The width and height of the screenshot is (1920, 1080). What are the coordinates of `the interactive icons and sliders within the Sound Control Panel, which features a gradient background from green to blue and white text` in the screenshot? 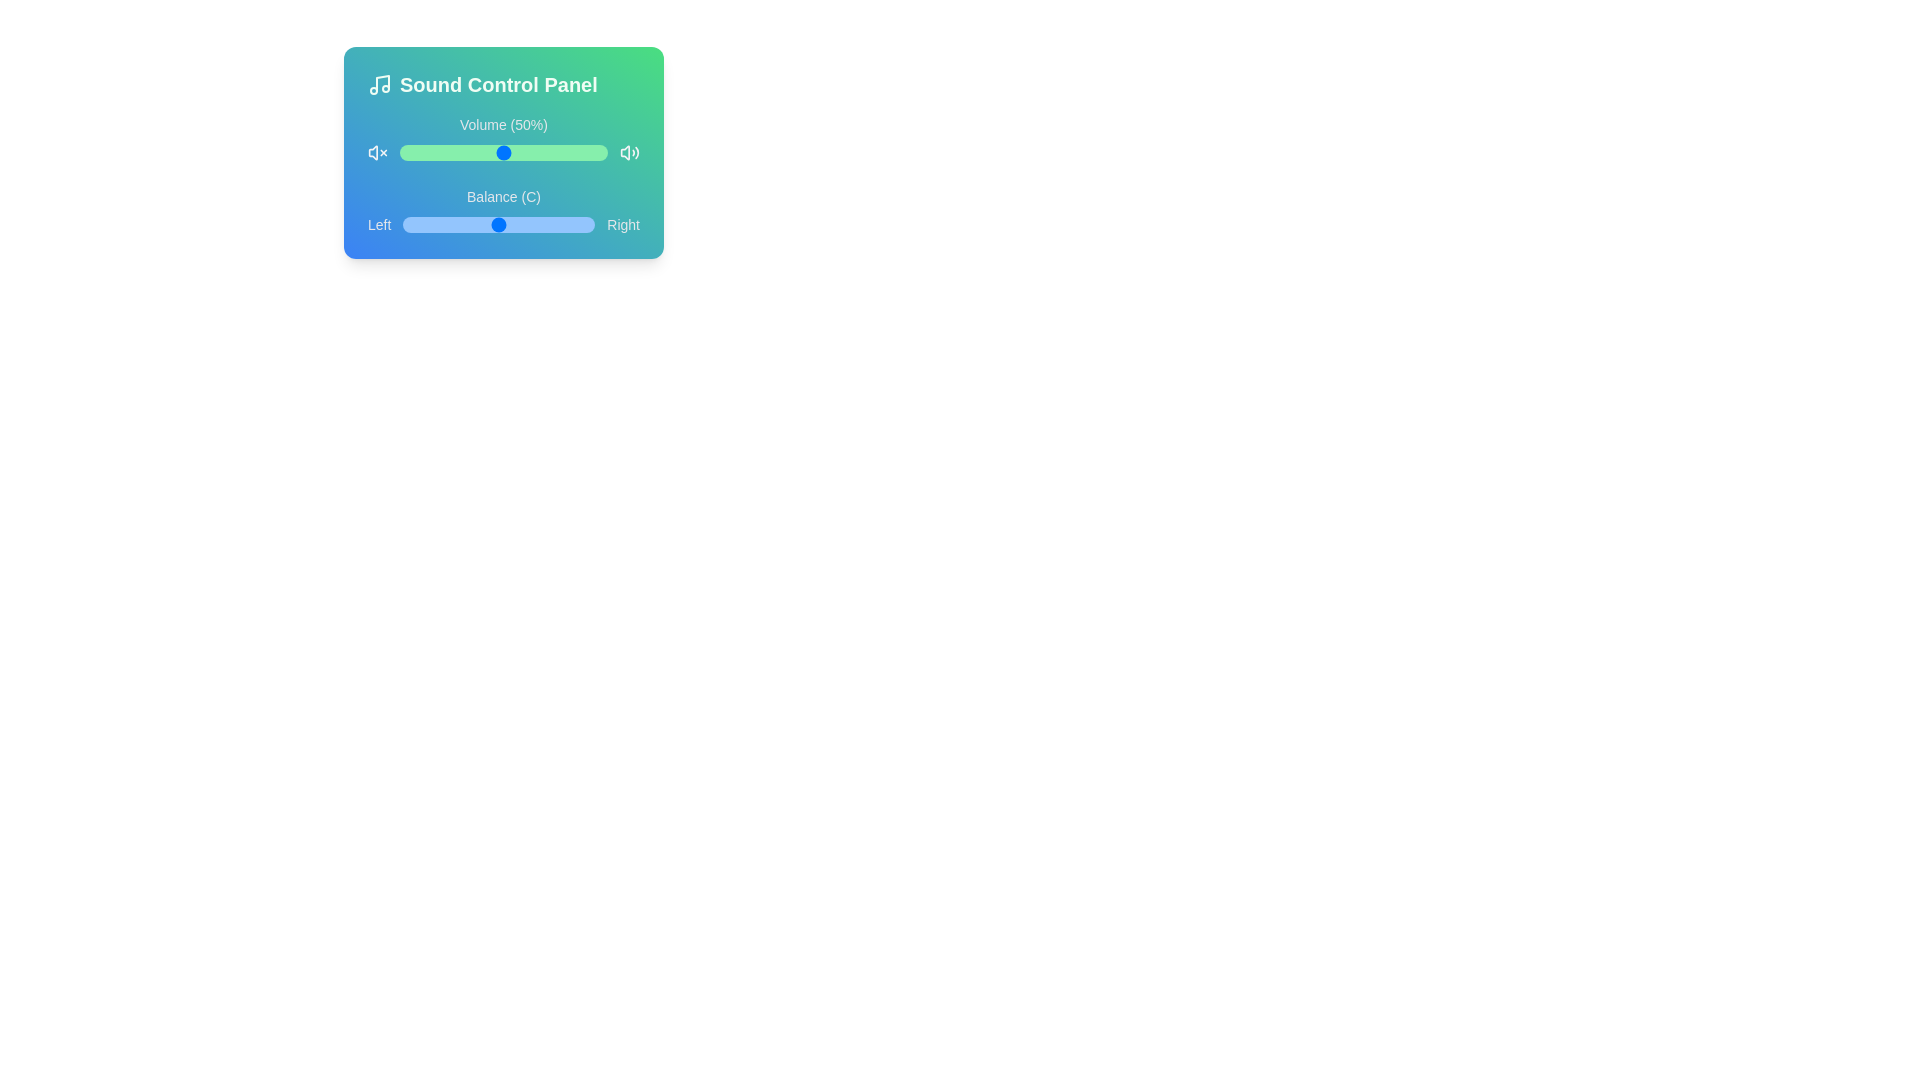 It's located at (504, 152).